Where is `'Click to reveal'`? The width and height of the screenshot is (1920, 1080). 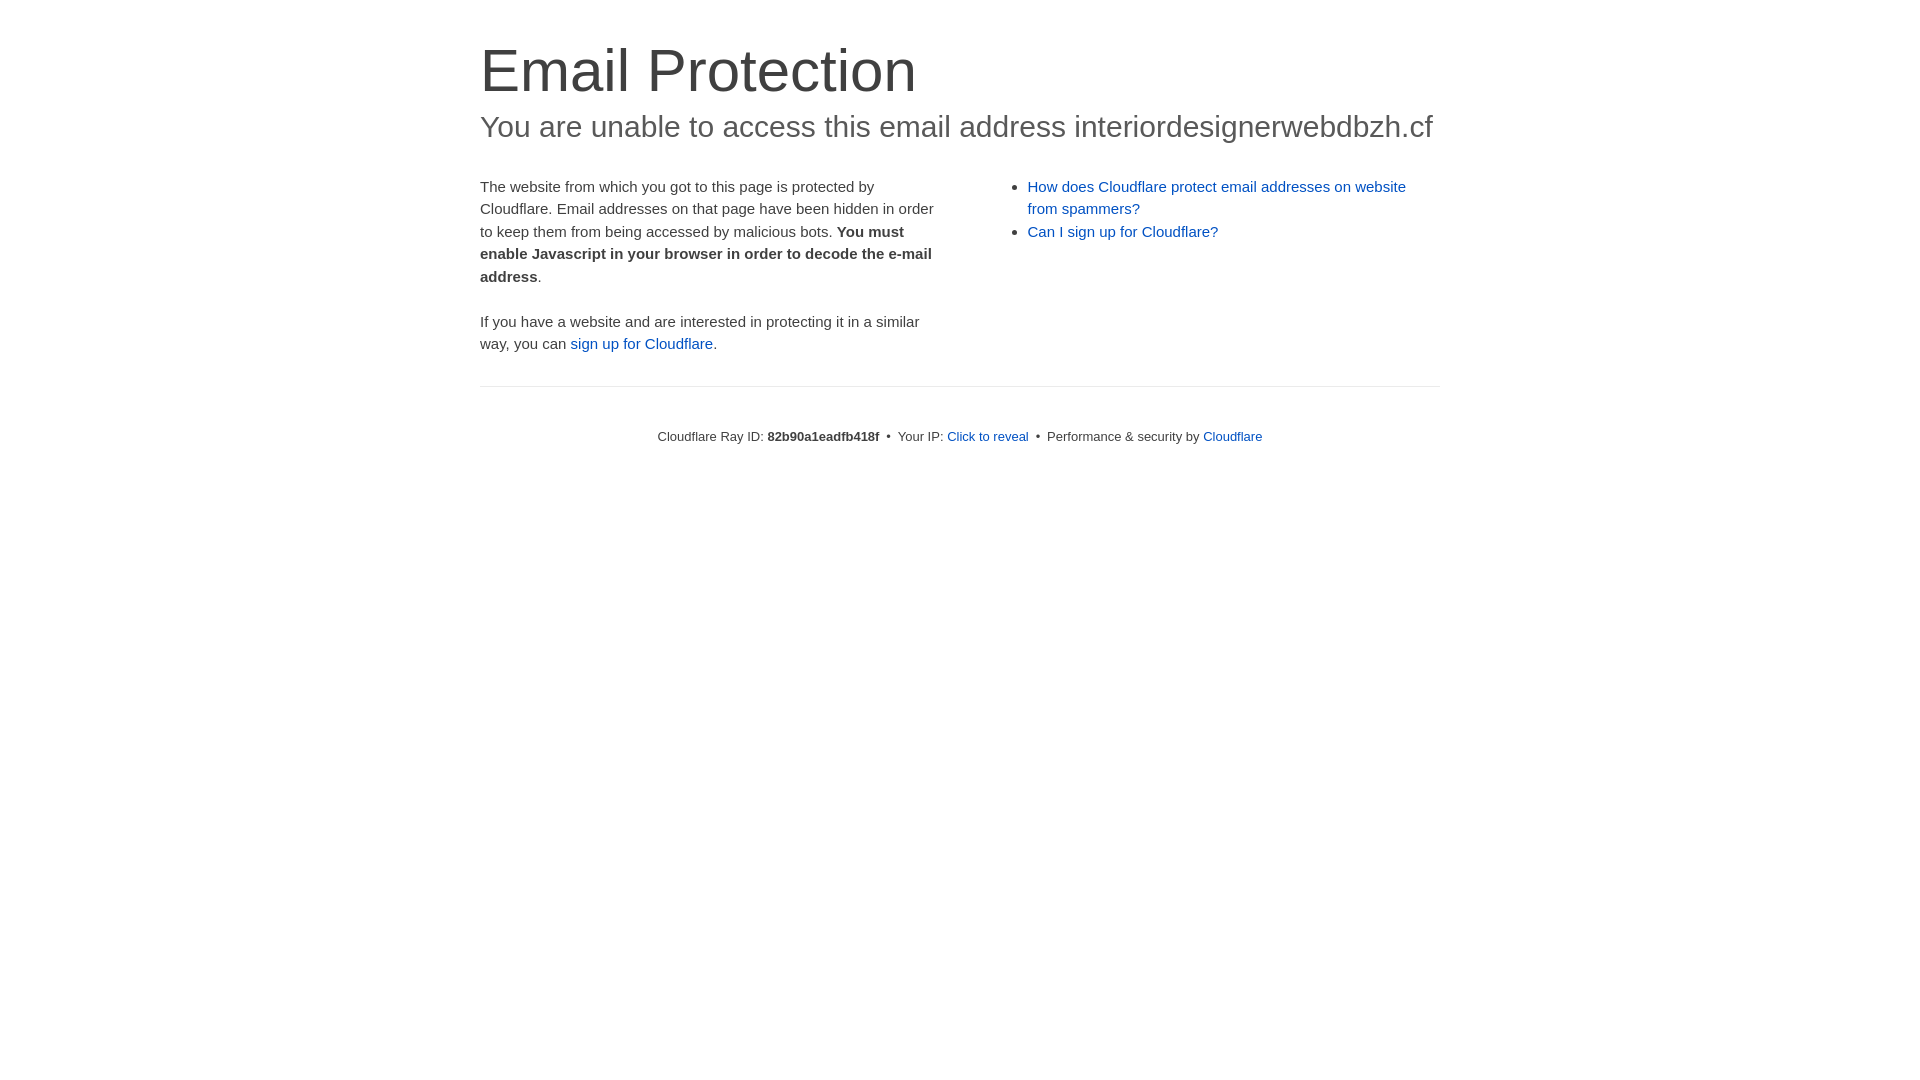
'Click to reveal' is located at coordinates (945, 435).